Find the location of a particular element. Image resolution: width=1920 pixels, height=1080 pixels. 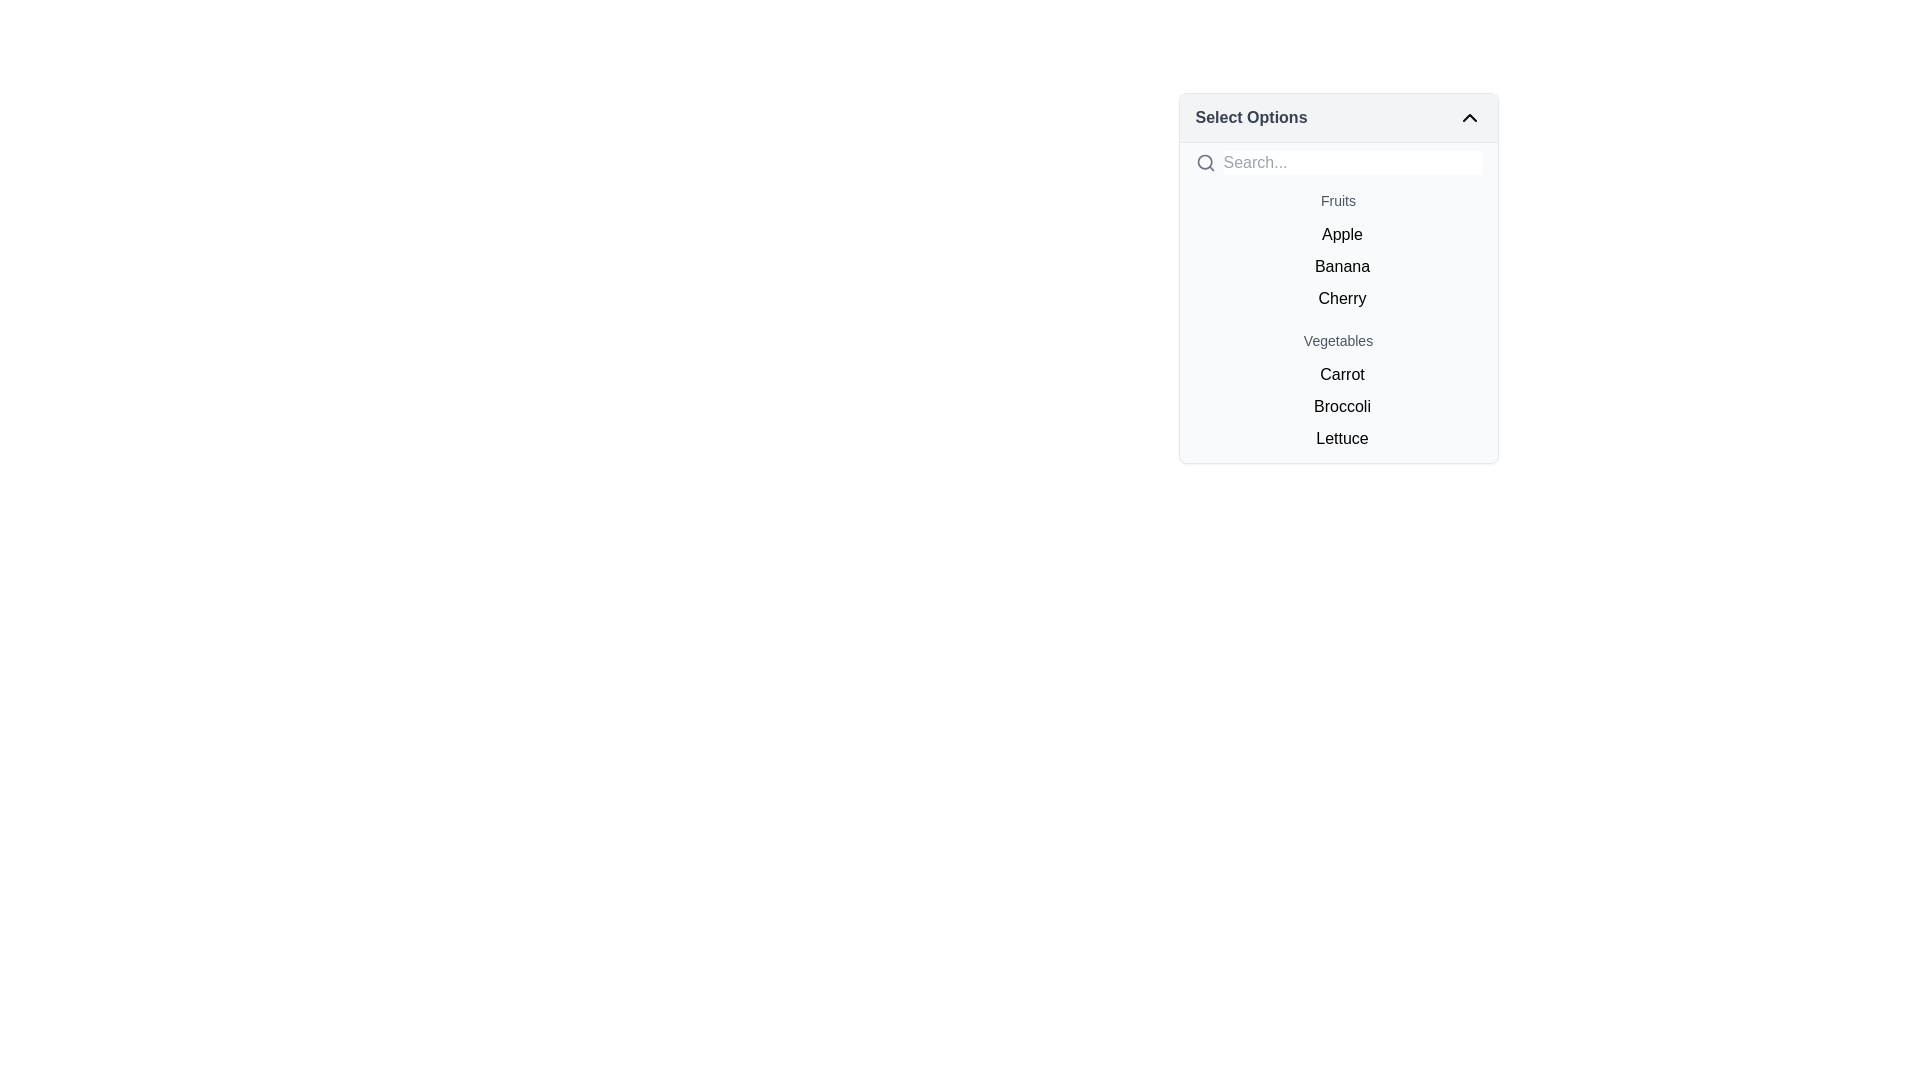

the 'Lettuce' text option in the dropdown menu under the 'Vegetables' group is located at coordinates (1342, 438).